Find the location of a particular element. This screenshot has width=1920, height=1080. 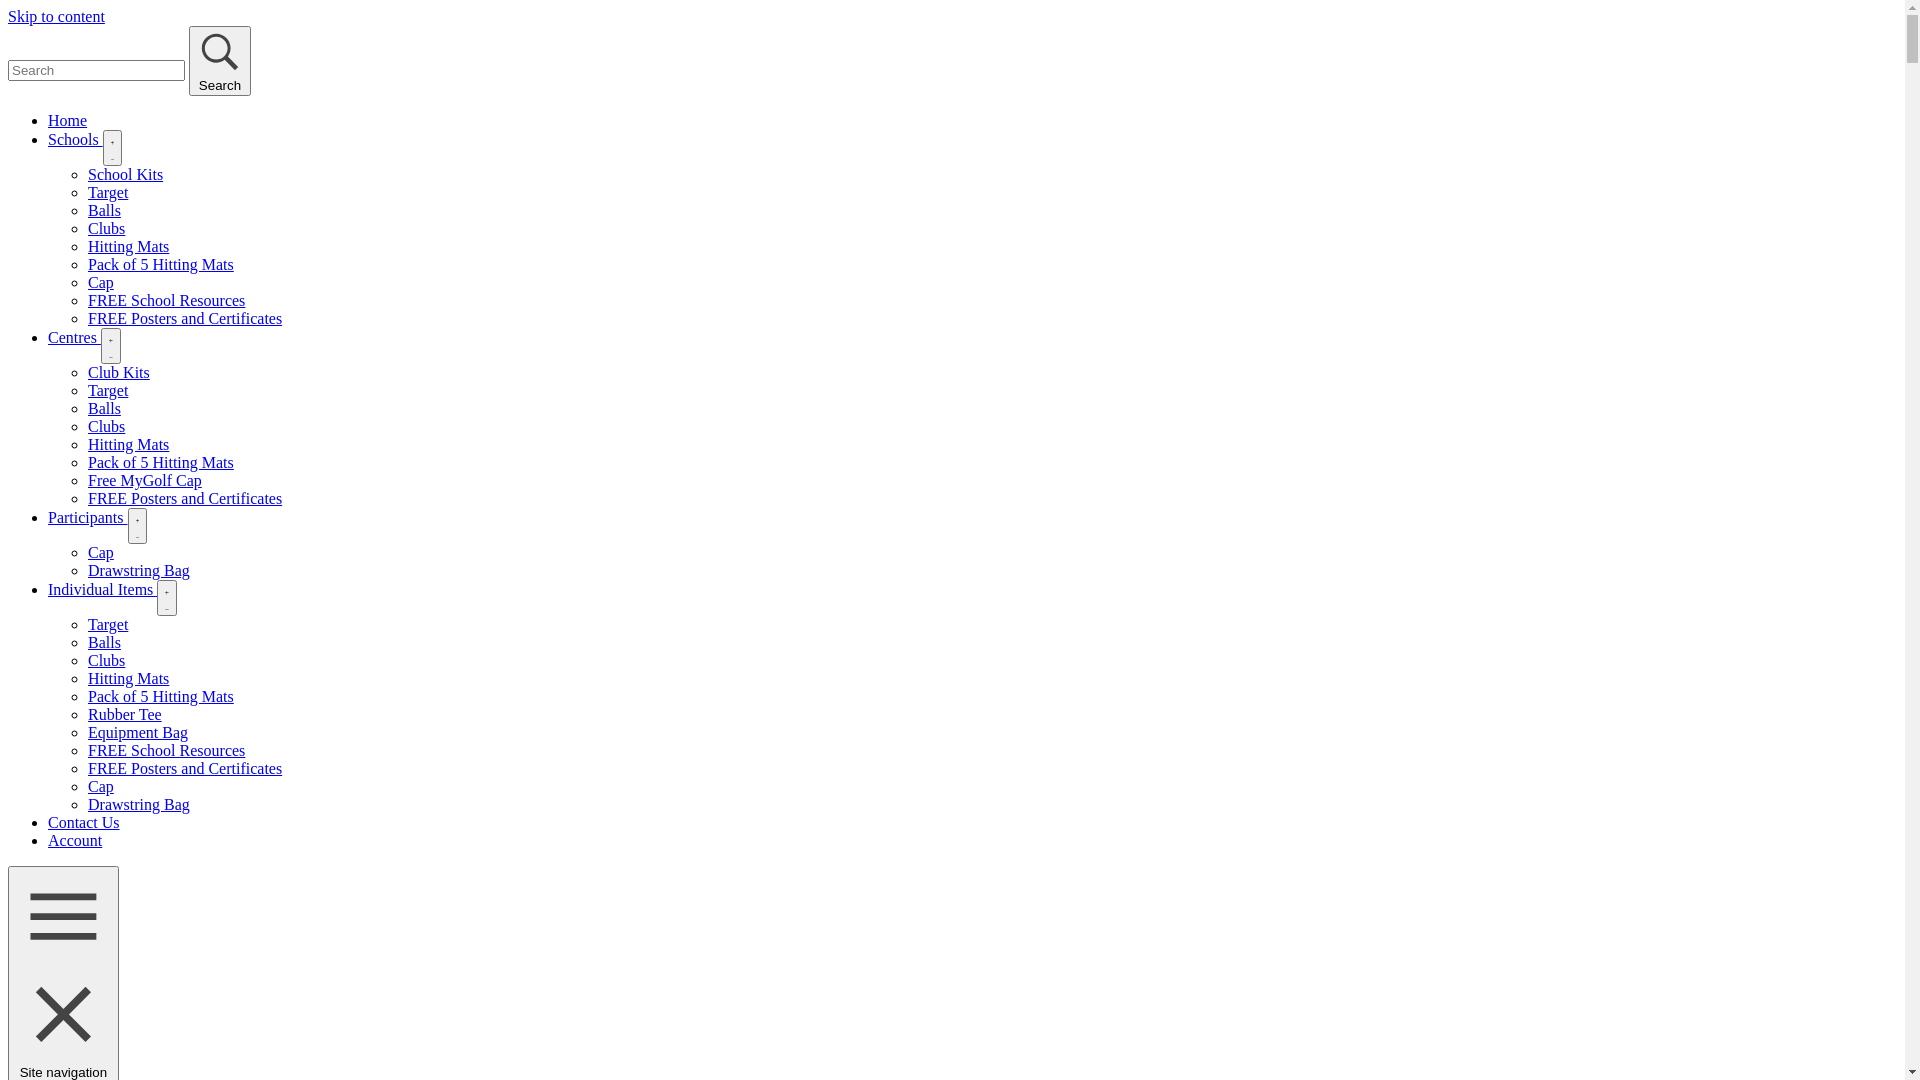

'Cap' is located at coordinates (99, 282).